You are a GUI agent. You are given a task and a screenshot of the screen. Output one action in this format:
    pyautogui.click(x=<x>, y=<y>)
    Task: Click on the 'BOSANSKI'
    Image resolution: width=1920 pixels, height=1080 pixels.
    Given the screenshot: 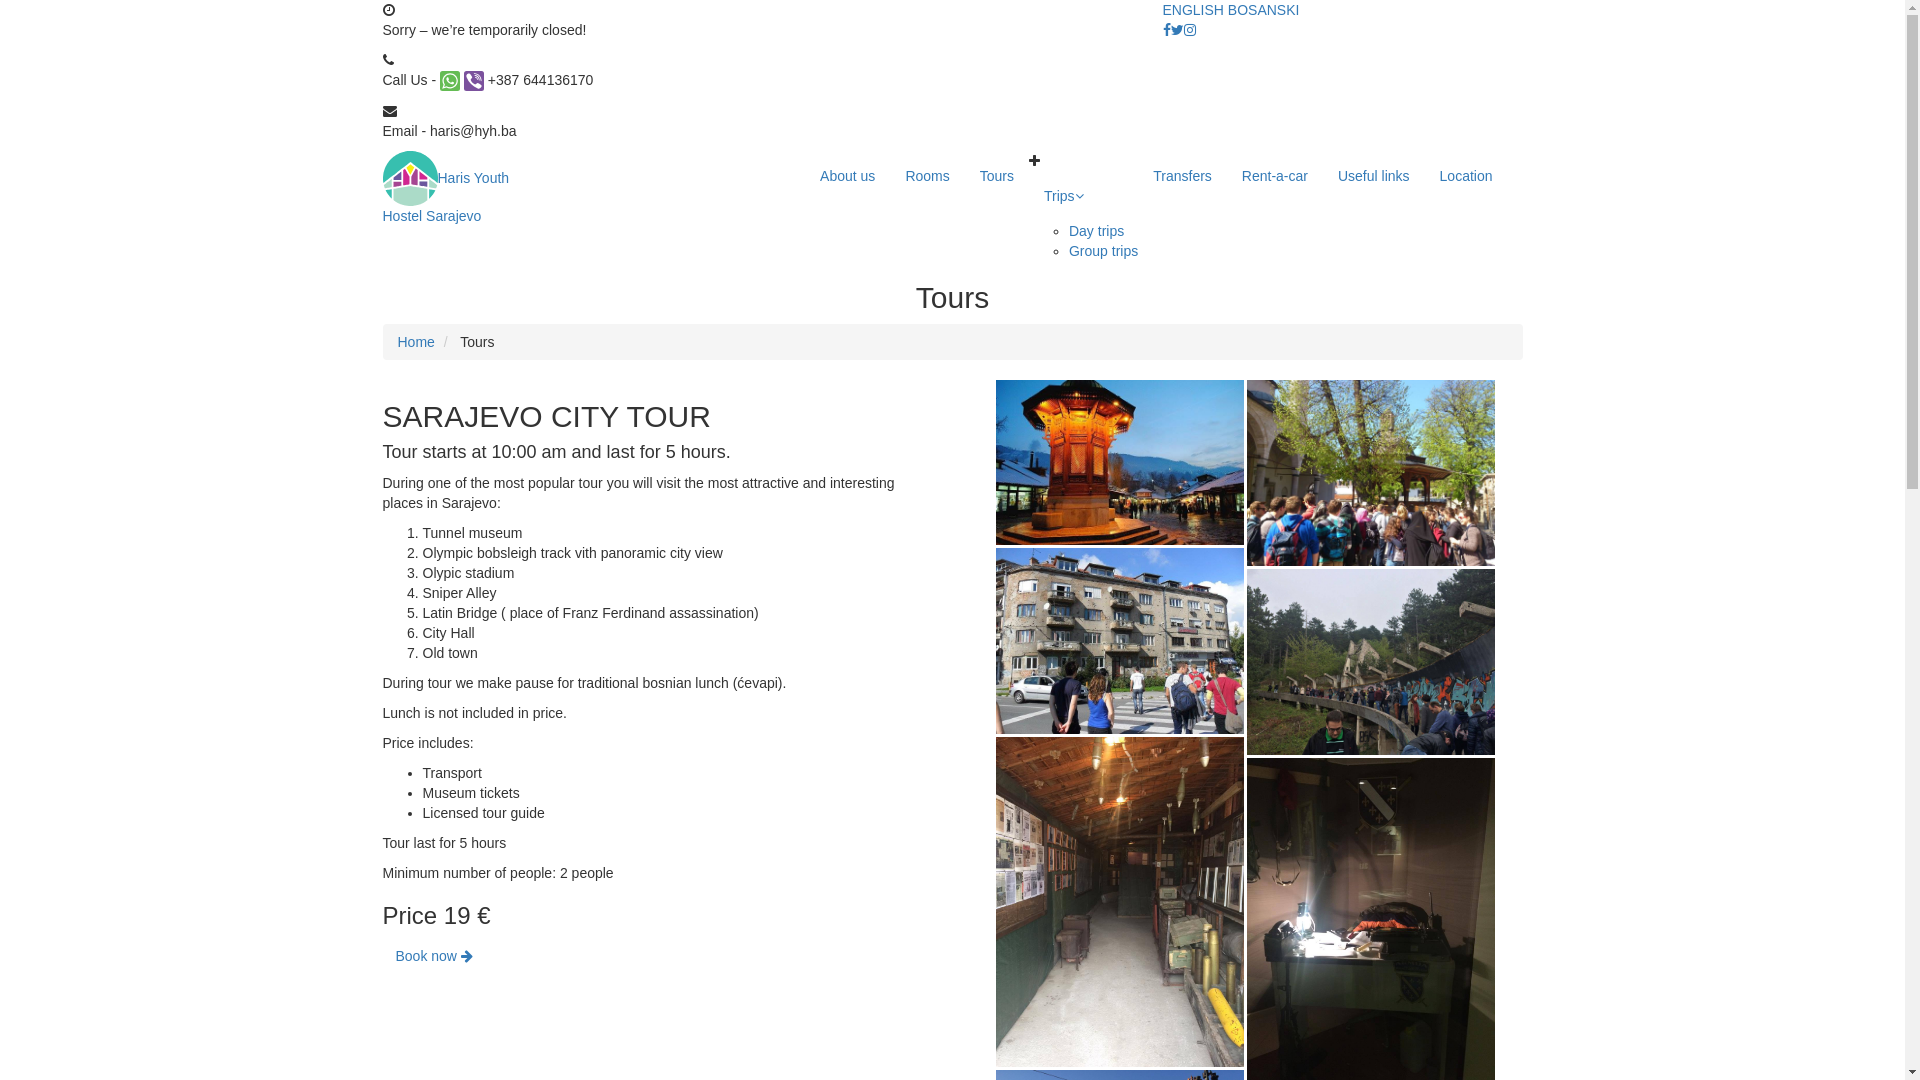 What is the action you would take?
    pyautogui.click(x=1262, y=10)
    